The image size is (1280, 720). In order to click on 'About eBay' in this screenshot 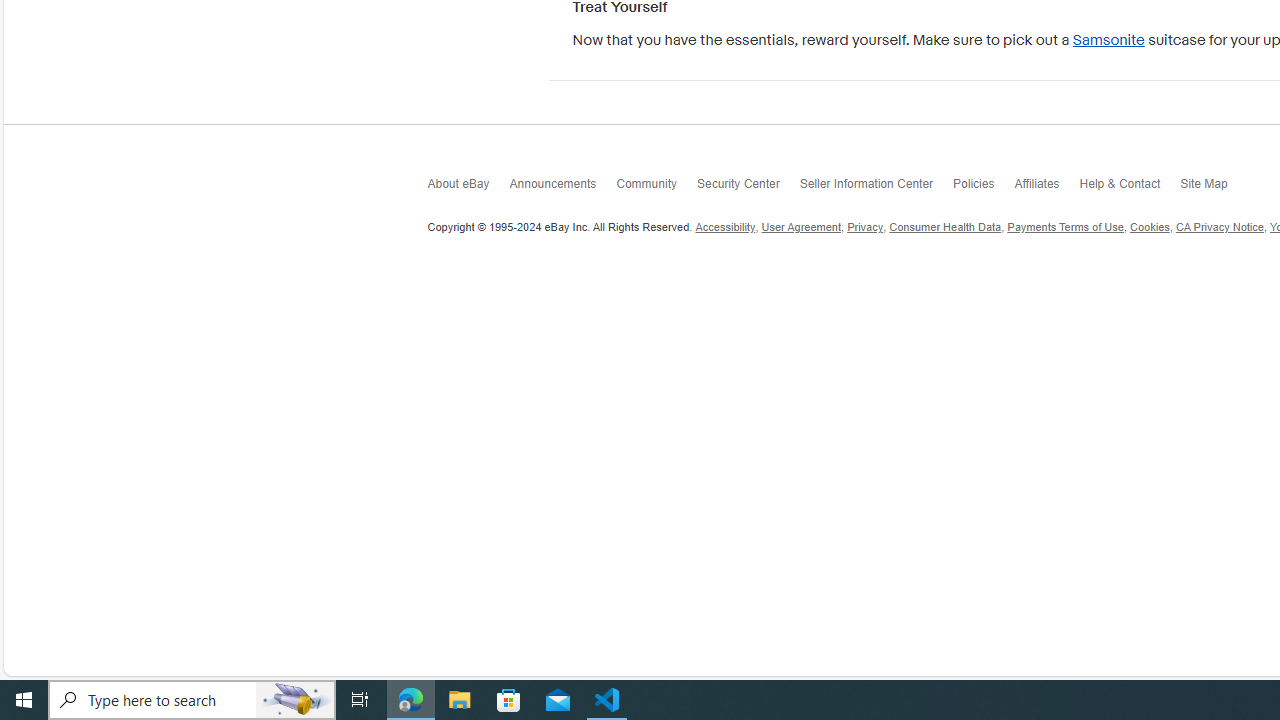, I will do `click(467, 189)`.